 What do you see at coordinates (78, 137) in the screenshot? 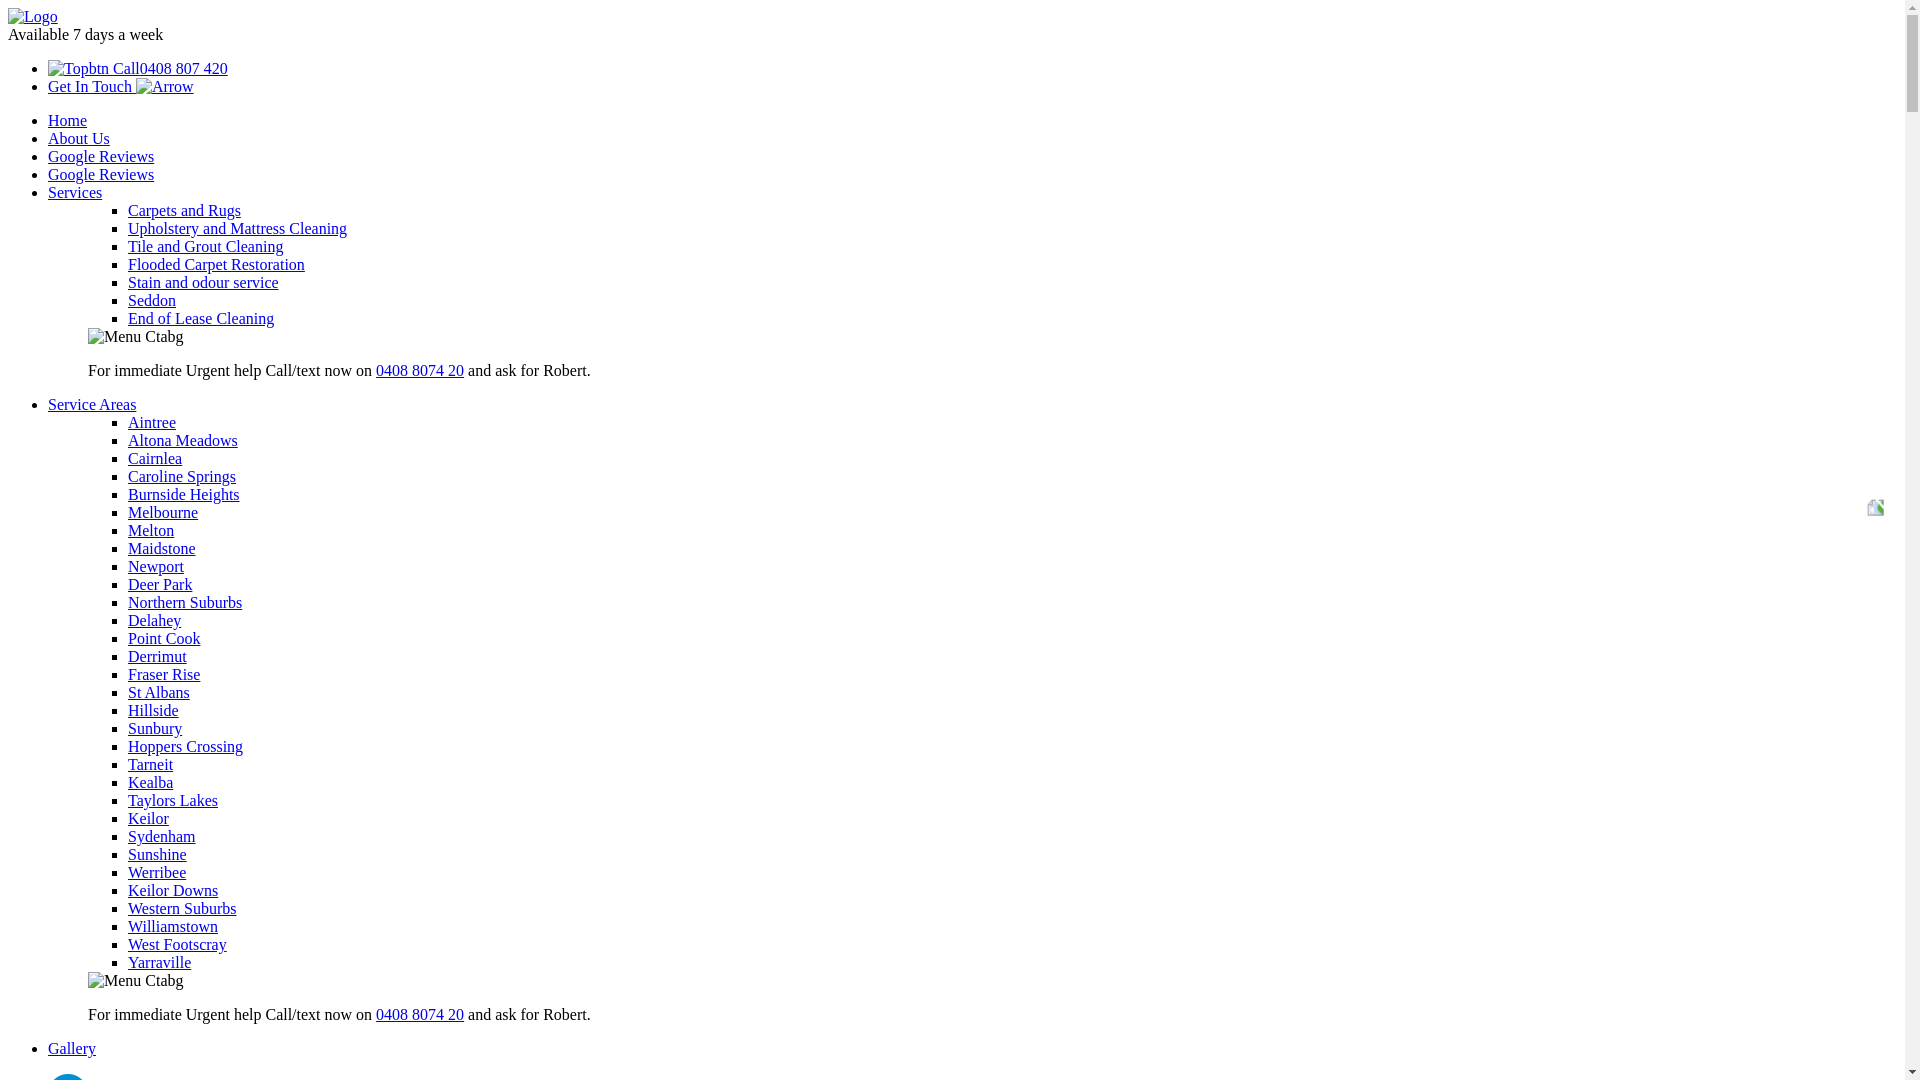
I see `'About Us'` at bounding box center [78, 137].